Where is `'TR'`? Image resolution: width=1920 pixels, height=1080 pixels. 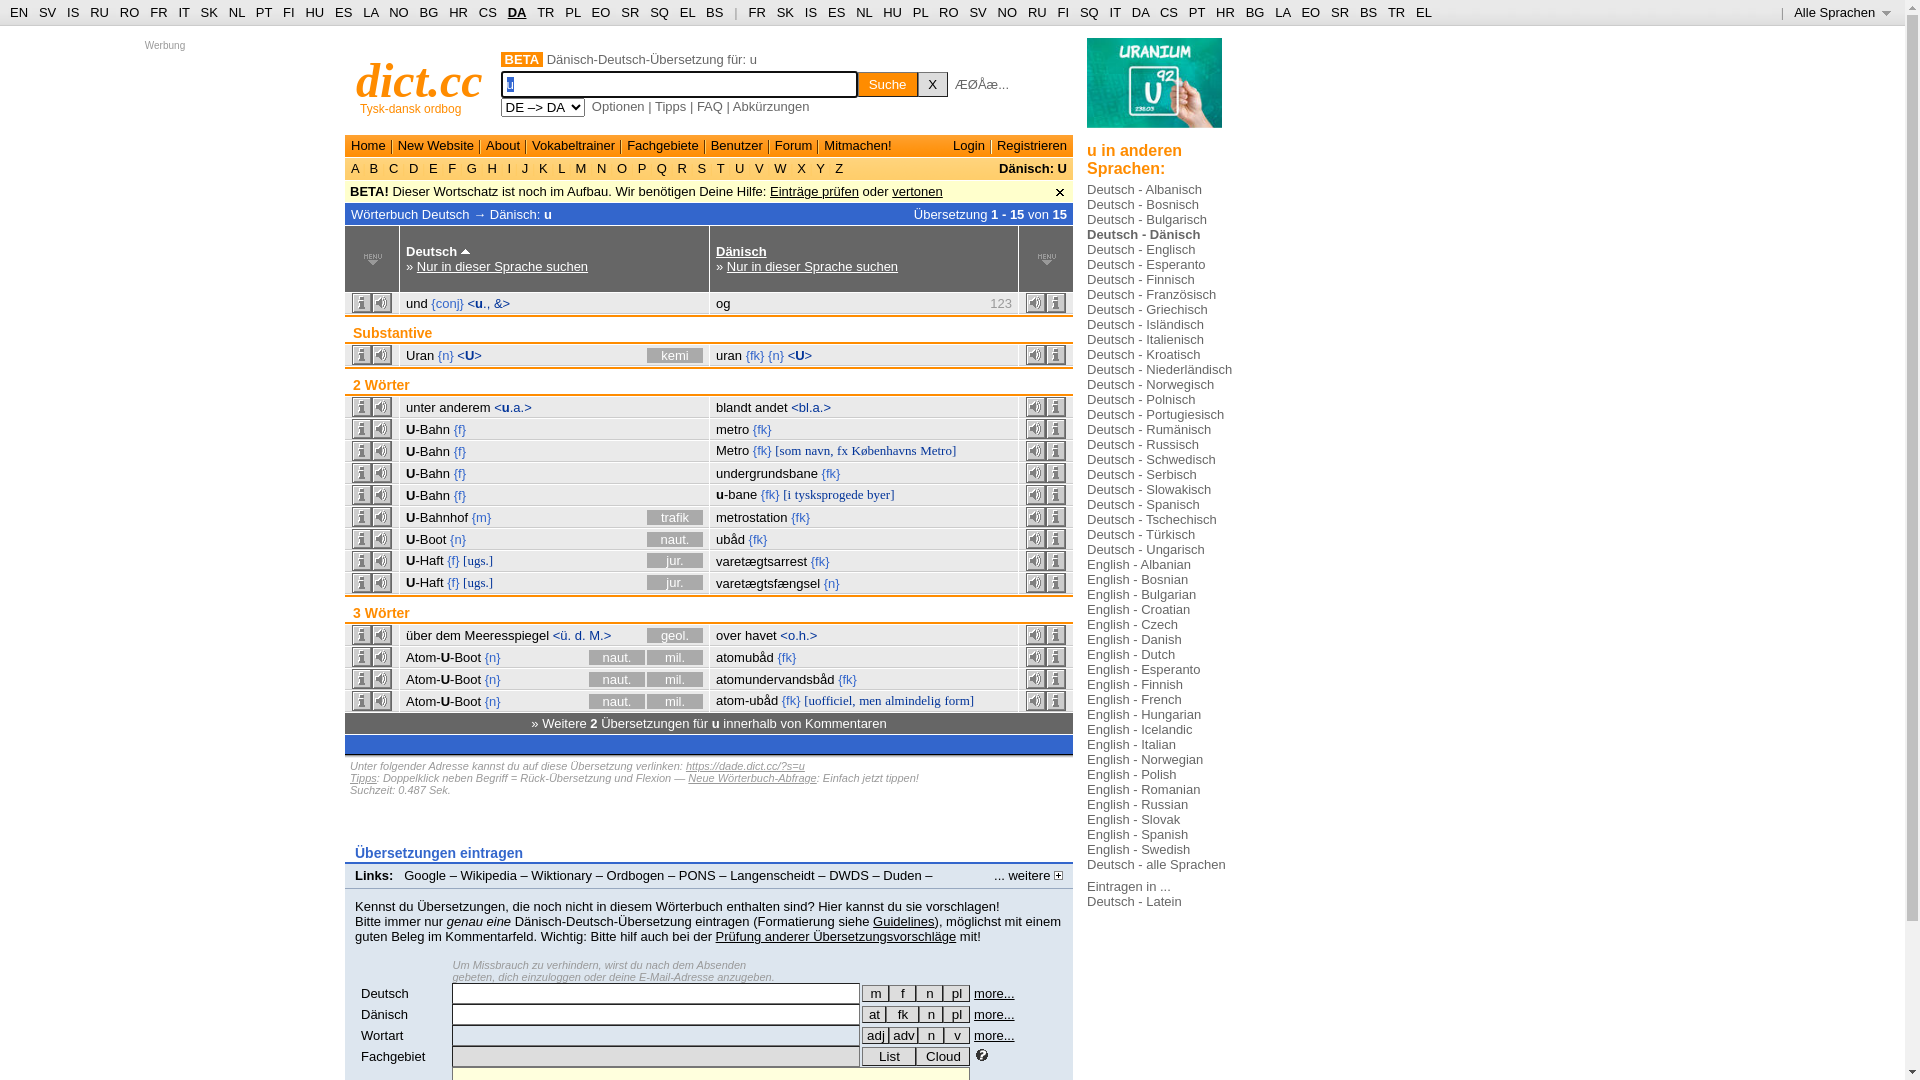 'TR' is located at coordinates (545, 12).